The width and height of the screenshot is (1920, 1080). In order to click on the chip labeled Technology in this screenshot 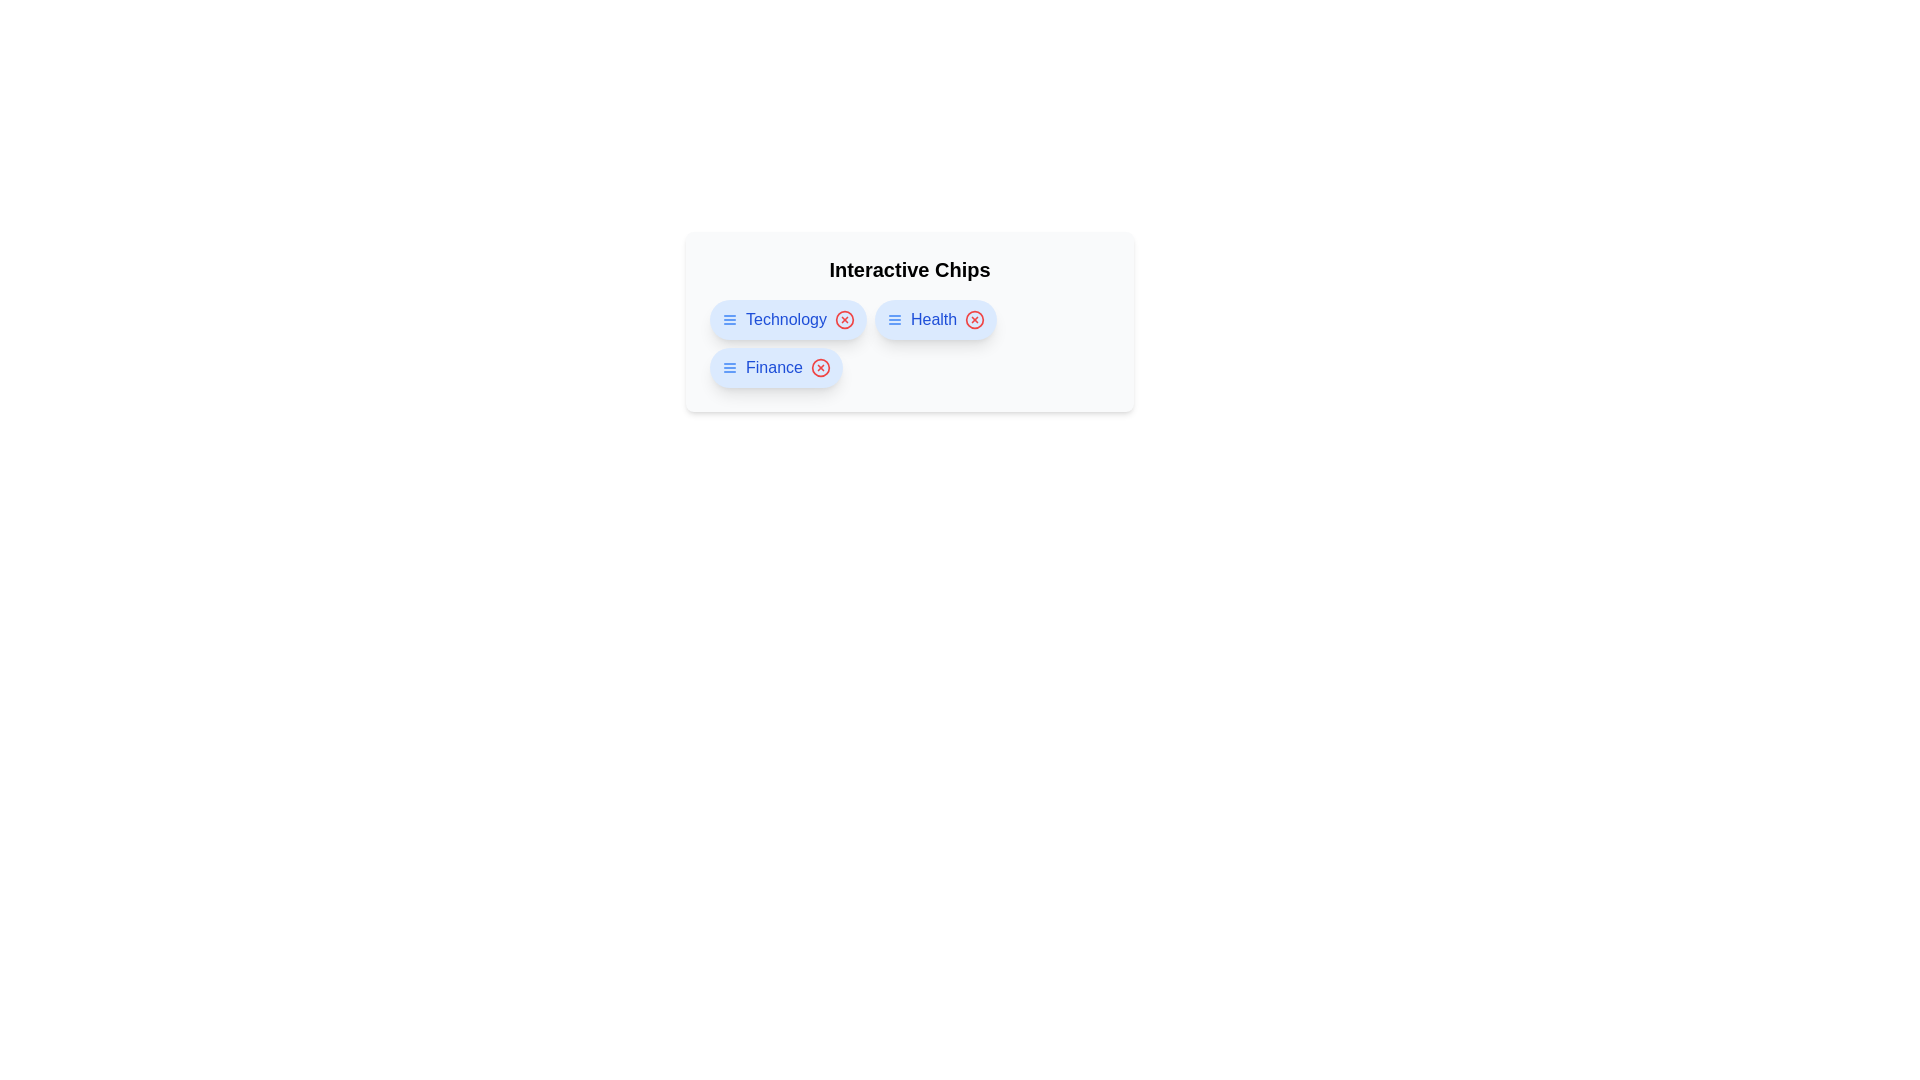, I will do `click(786, 319)`.